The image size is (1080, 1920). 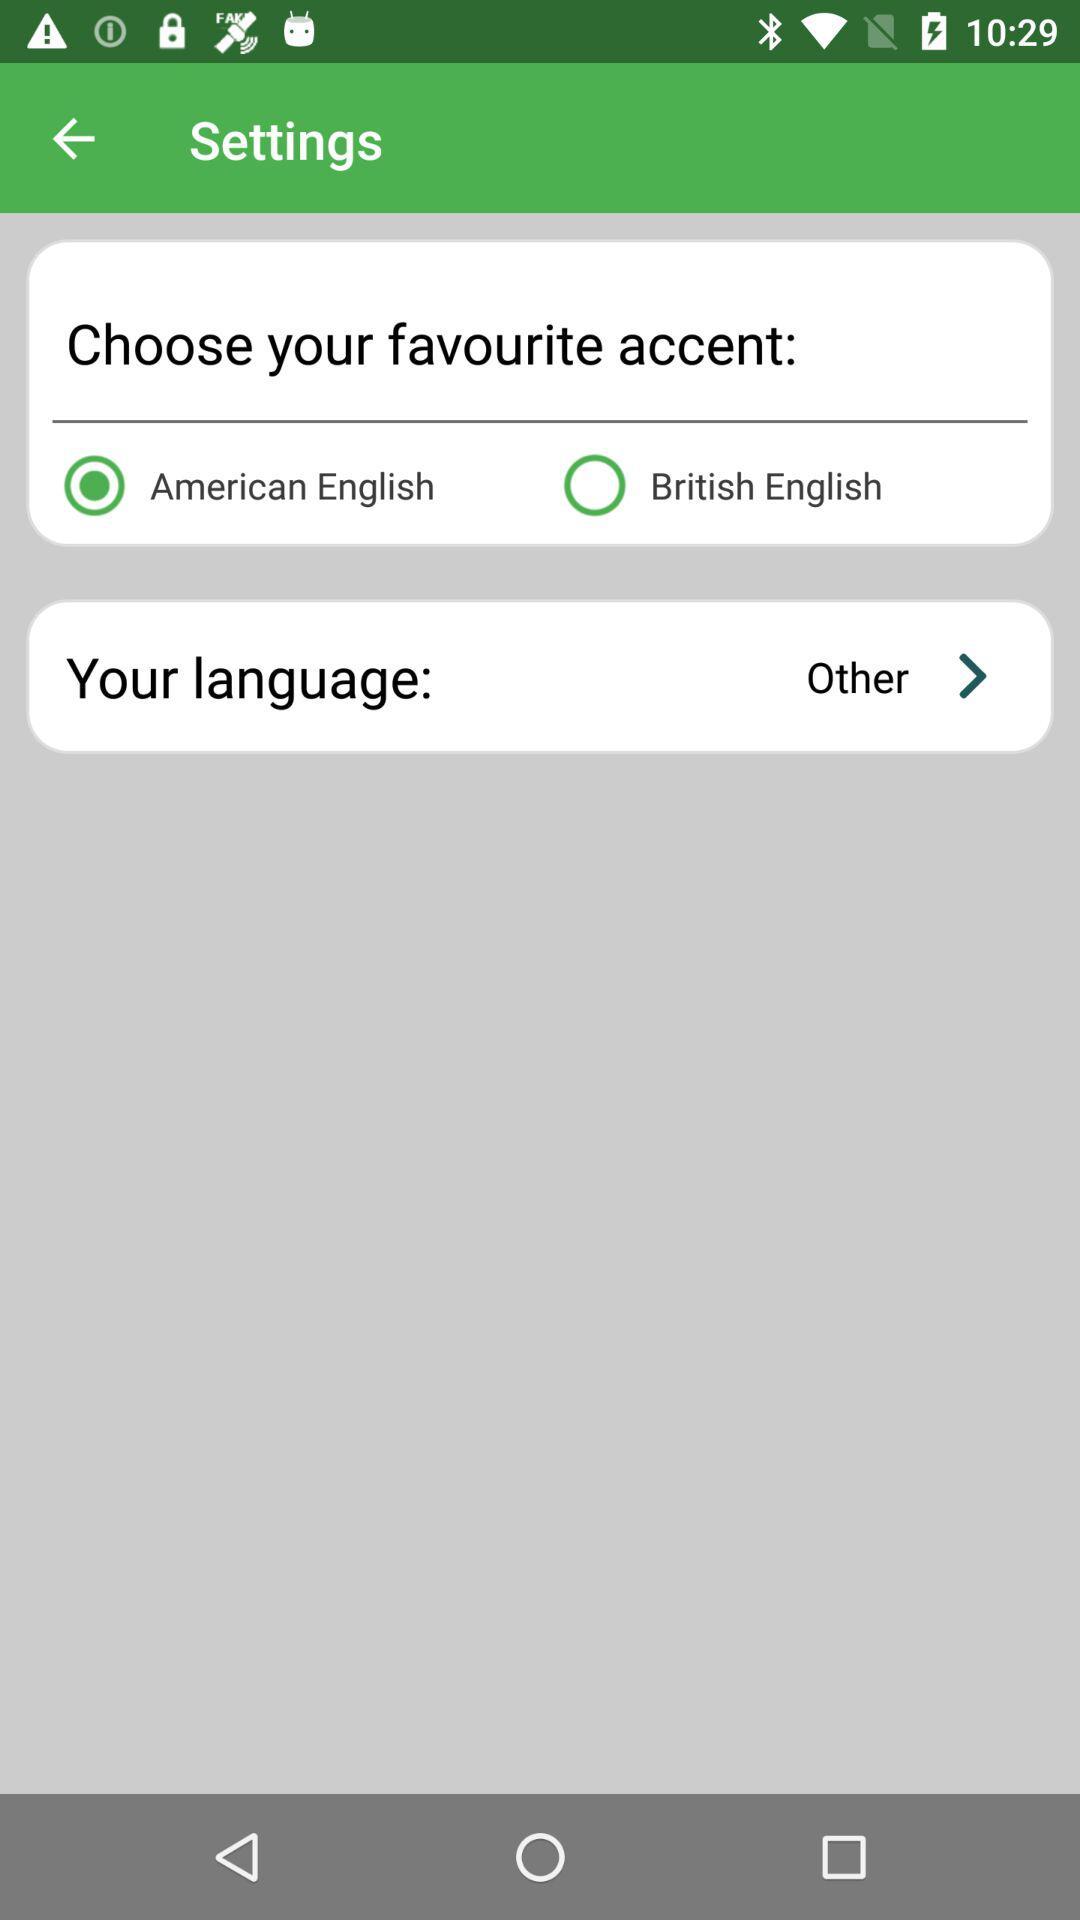 What do you see at coordinates (789, 481) in the screenshot?
I see `item above the your language: item` at bounding box center [789, 481].